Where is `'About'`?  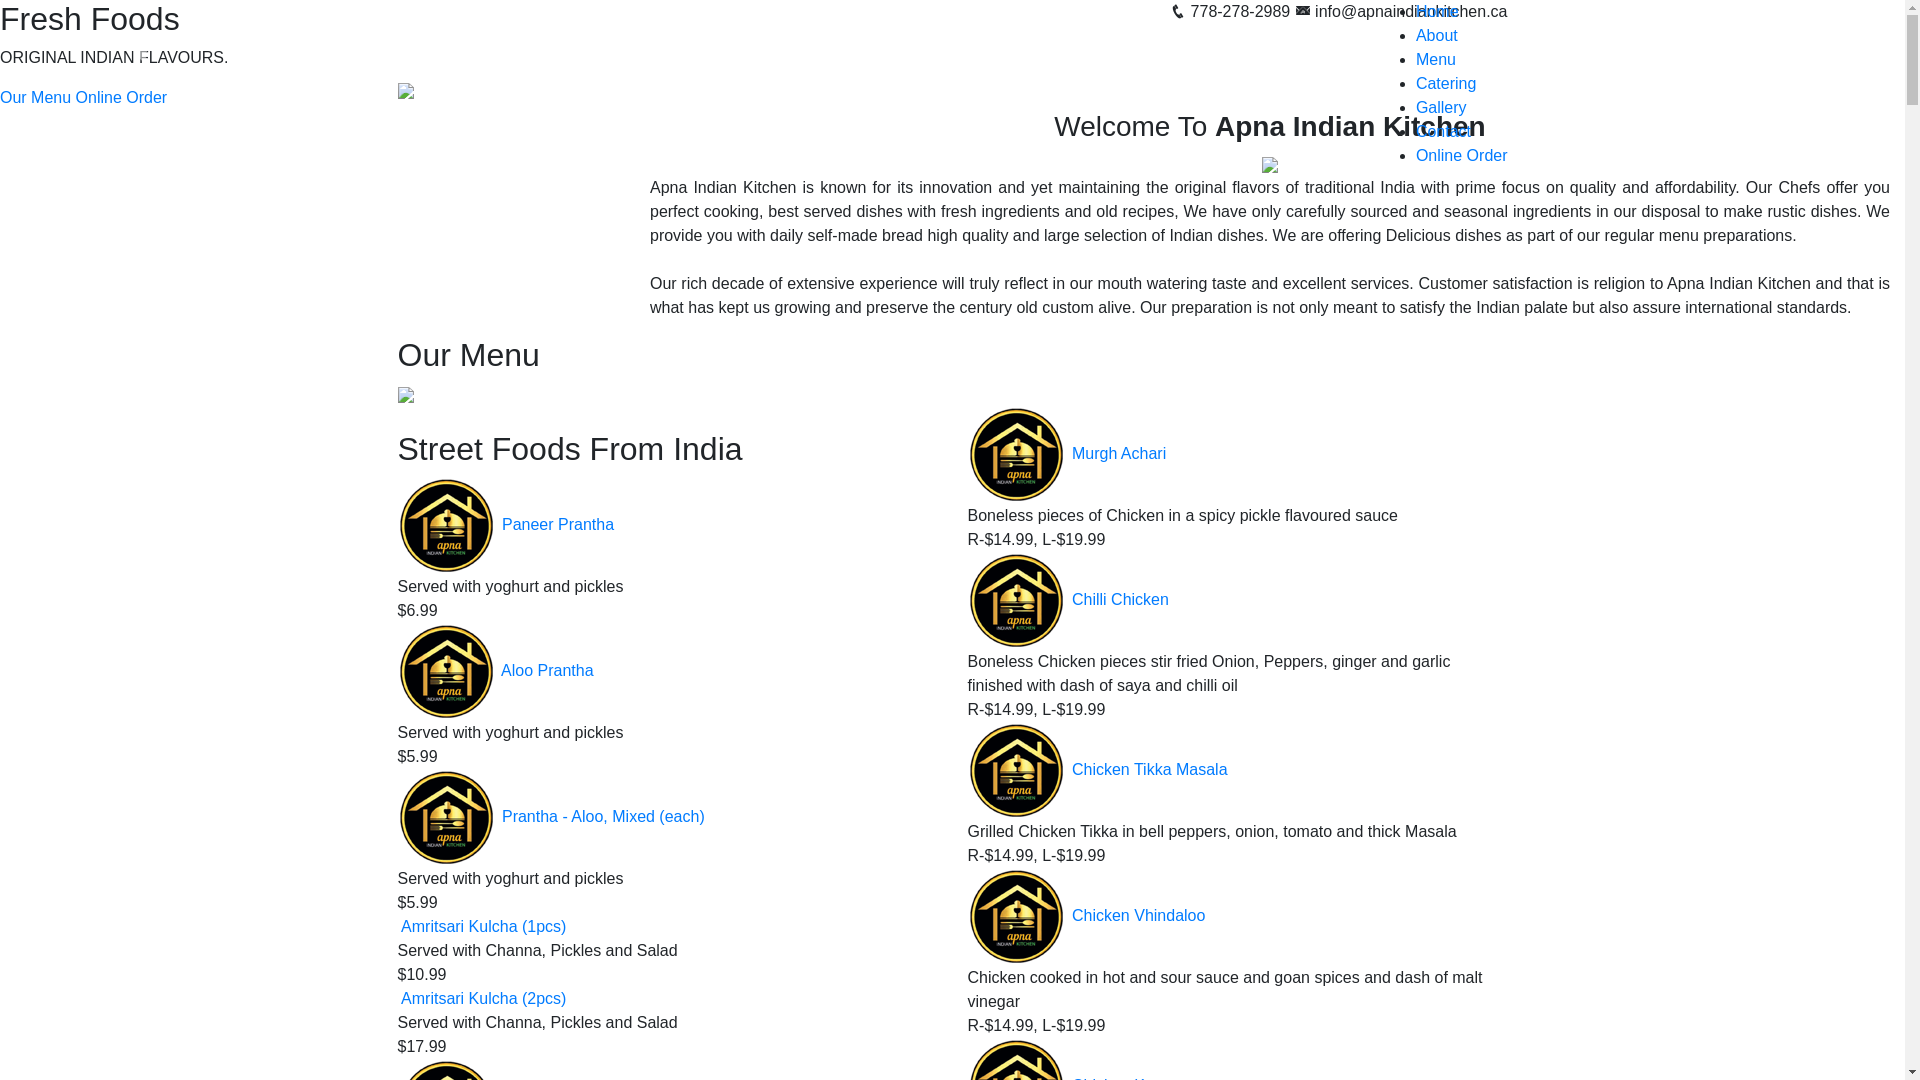
'About' is located at coordinates (1435, 35).